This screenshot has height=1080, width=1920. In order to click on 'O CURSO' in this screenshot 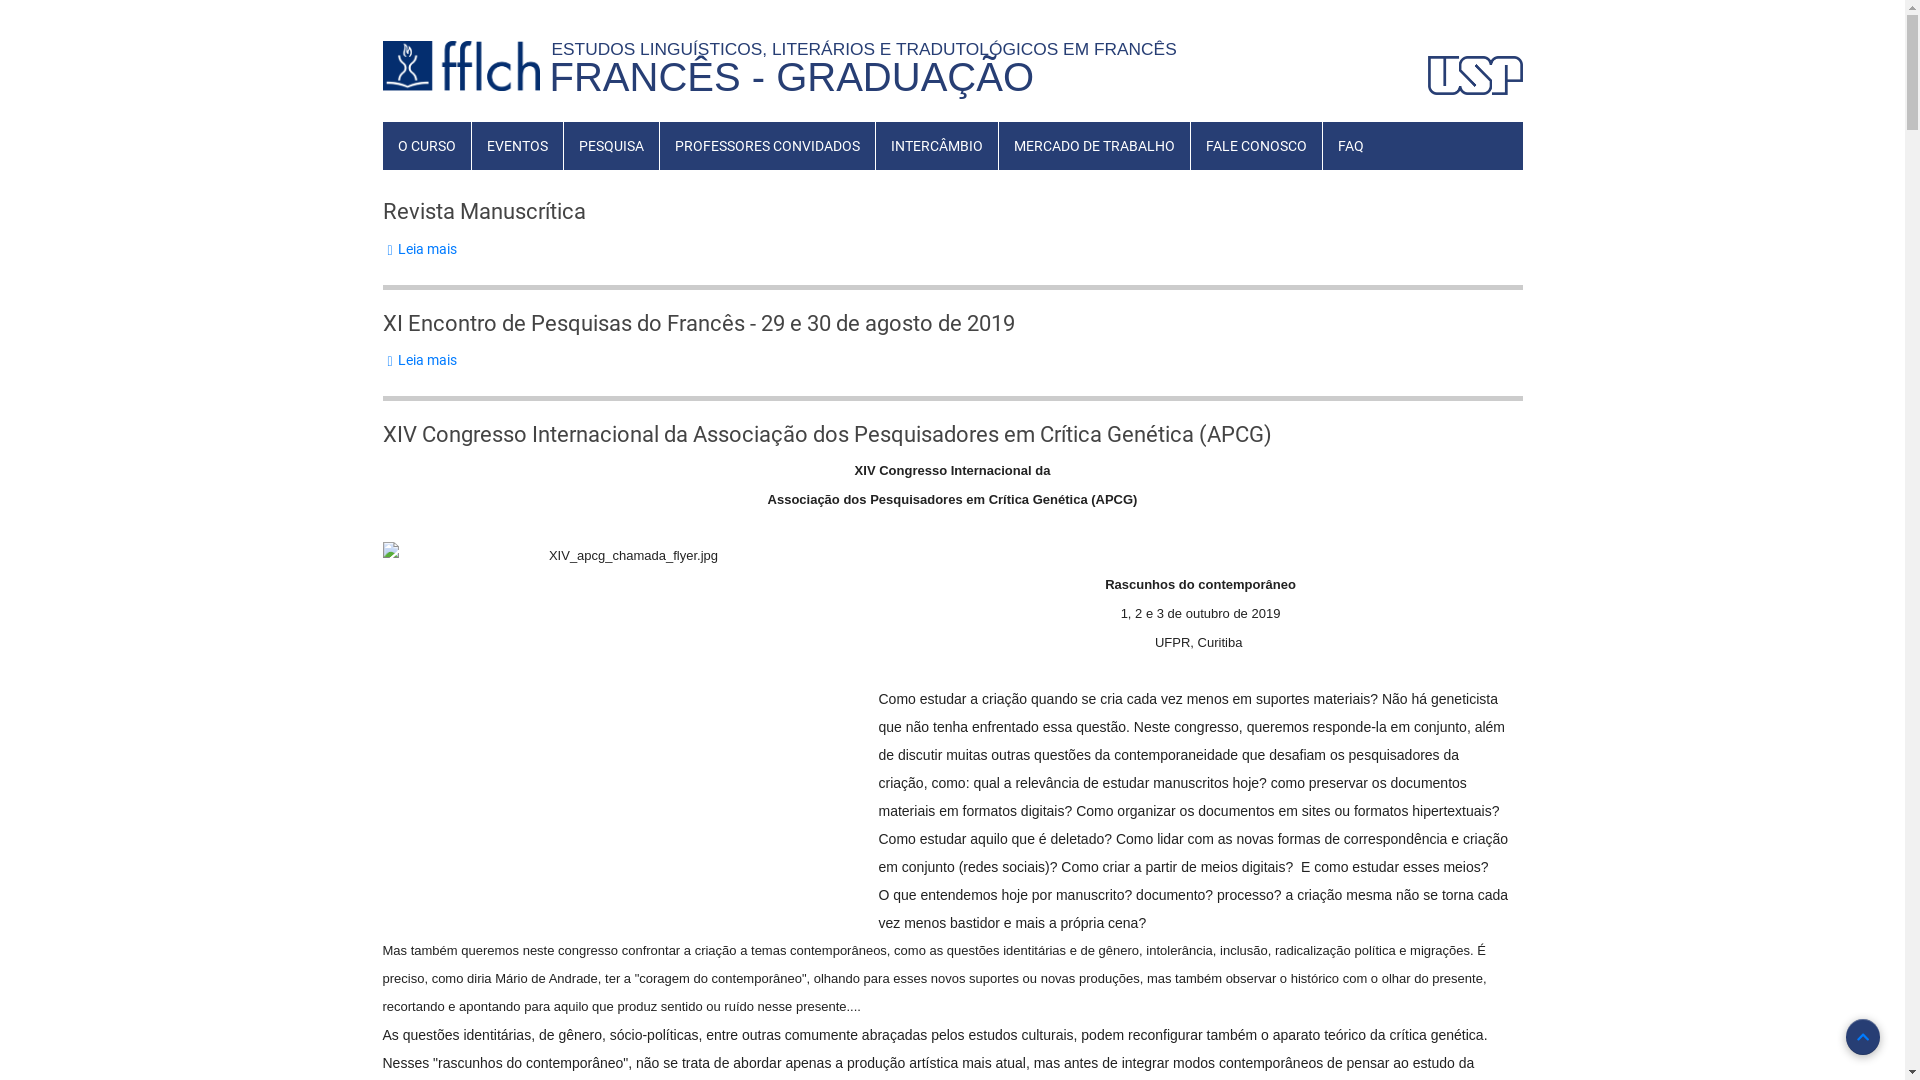, I will do `click(382, 145)`.